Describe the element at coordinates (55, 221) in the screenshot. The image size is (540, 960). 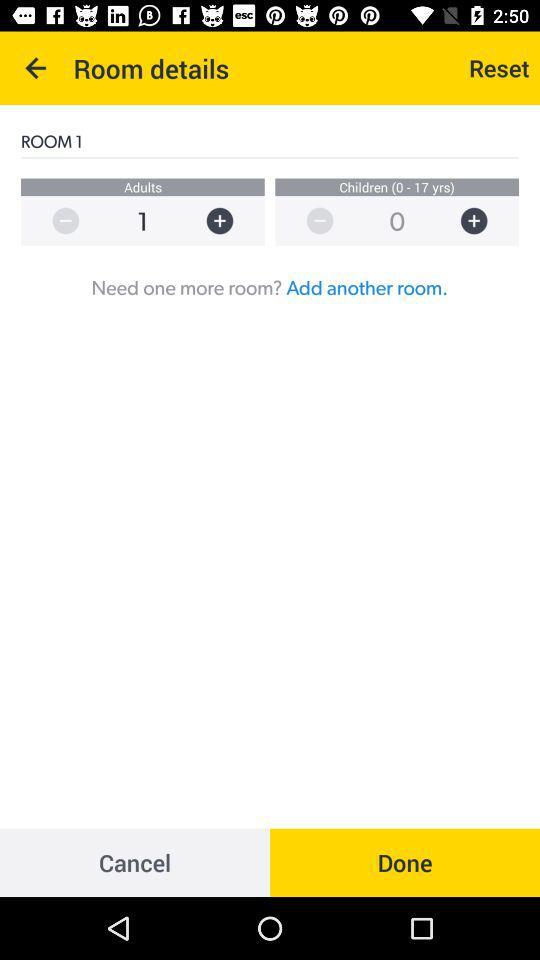
I see `remove selection` at that location.